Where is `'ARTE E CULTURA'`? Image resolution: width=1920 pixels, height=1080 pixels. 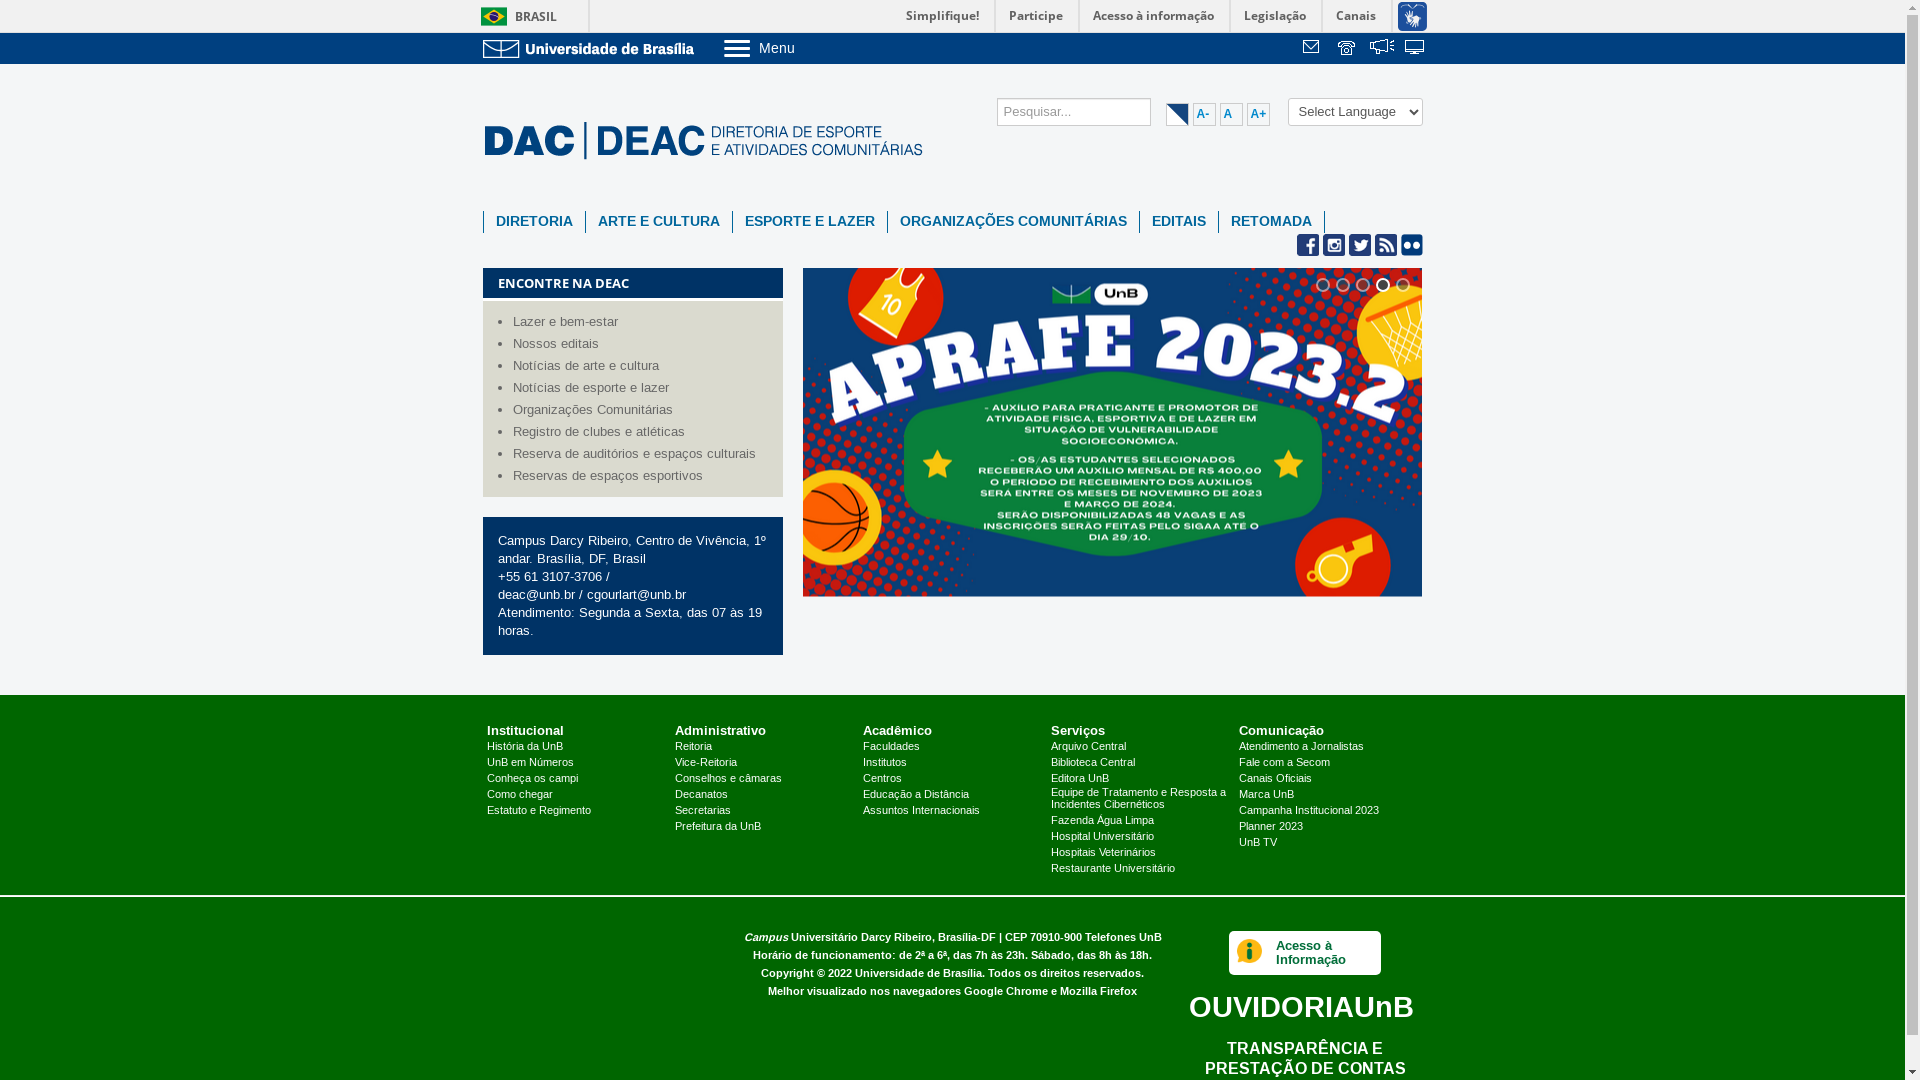 'ARTE E CULTURA' is located at coordinates (658, 222).